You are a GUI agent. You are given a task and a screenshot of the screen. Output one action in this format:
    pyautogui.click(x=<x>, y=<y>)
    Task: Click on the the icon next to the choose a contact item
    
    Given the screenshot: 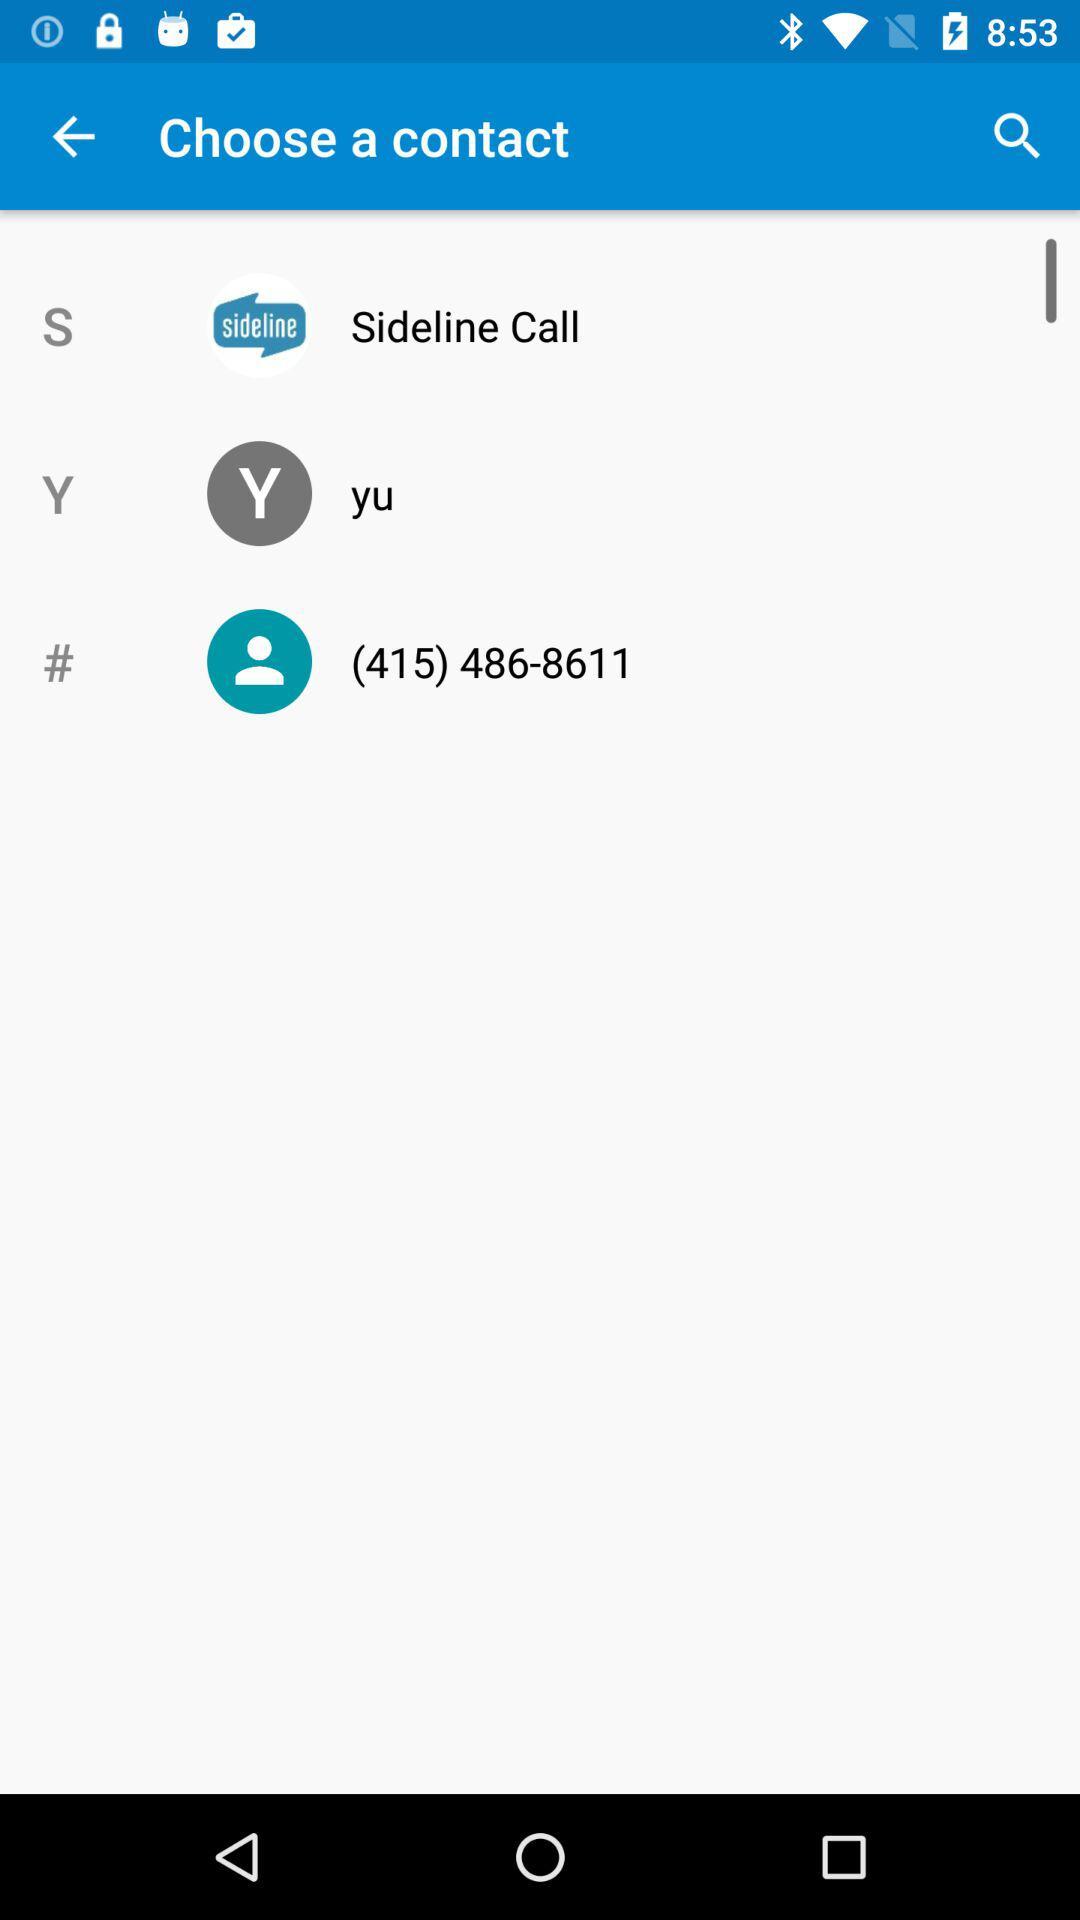 What is the action you would take?
    pyautogui.click(x=1017, y=135)
    